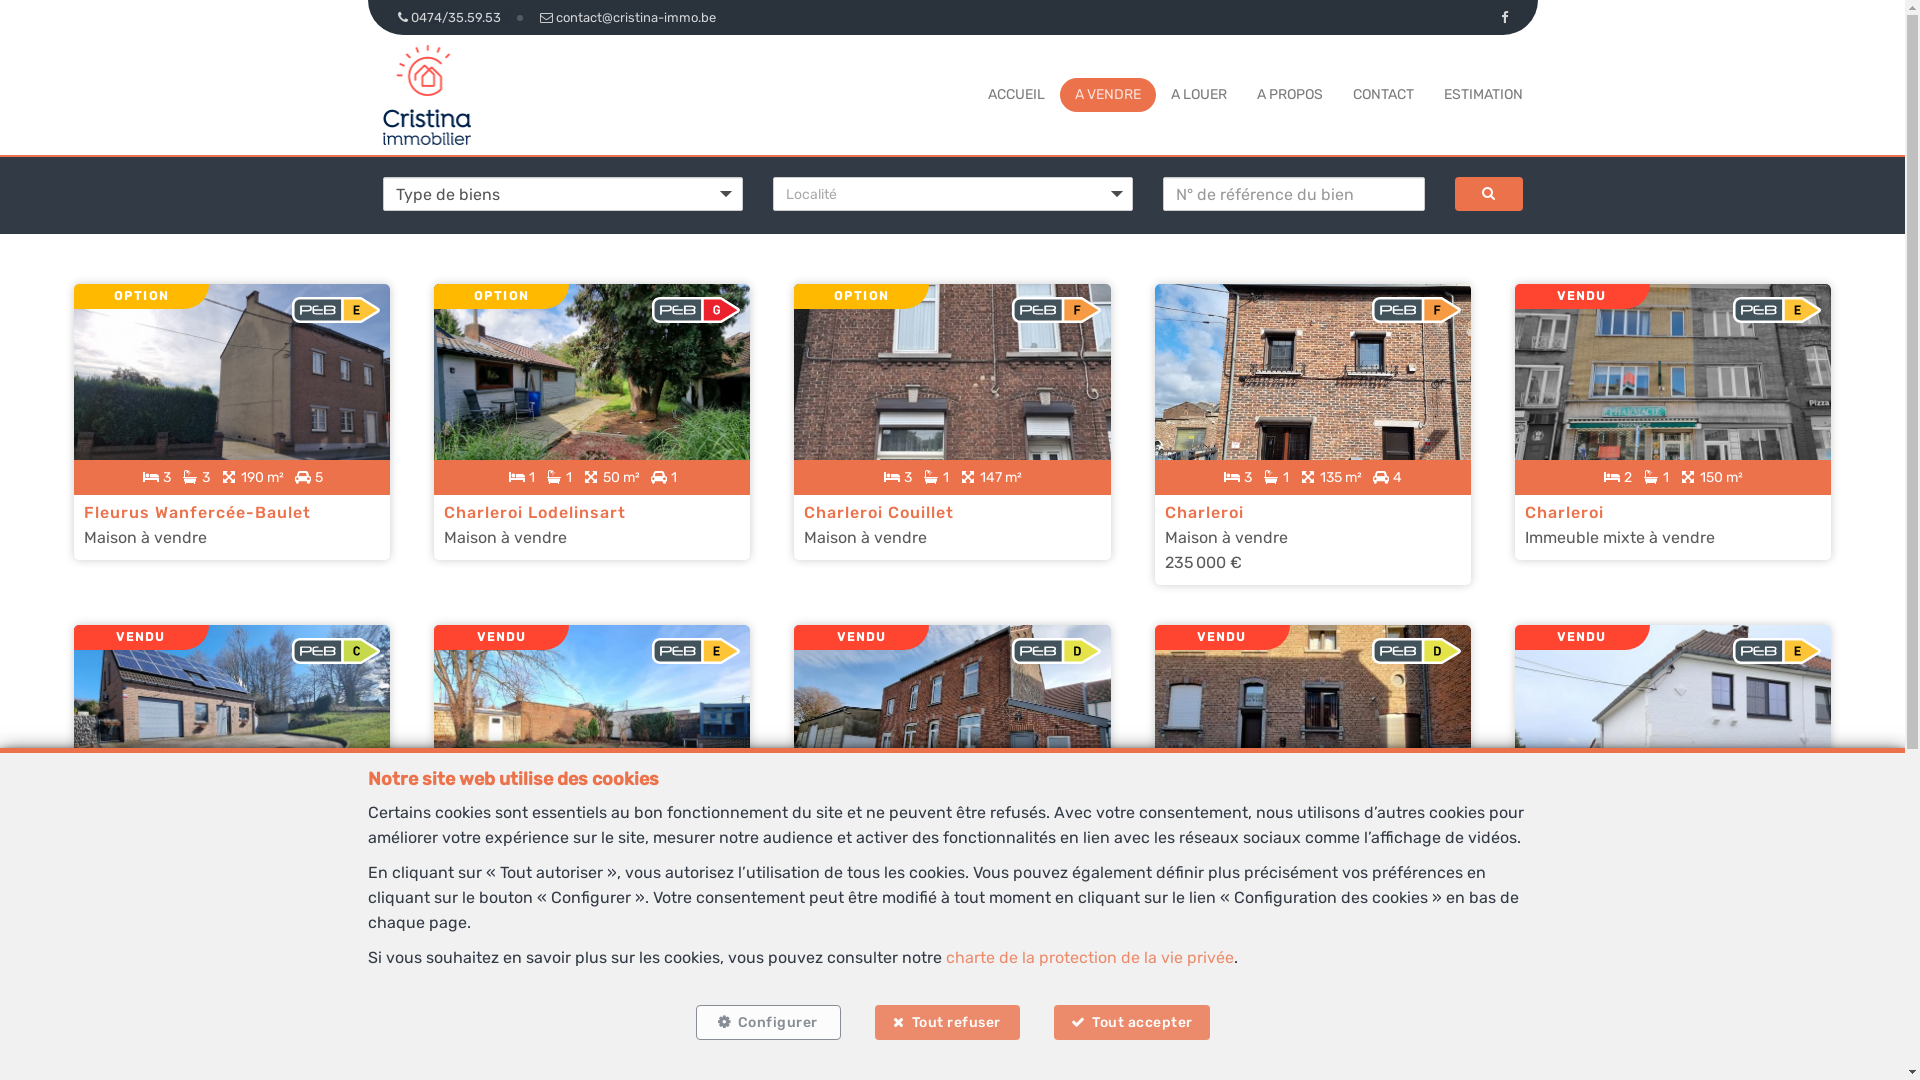  I want to click on 'Configurer', so click(767, 1022).